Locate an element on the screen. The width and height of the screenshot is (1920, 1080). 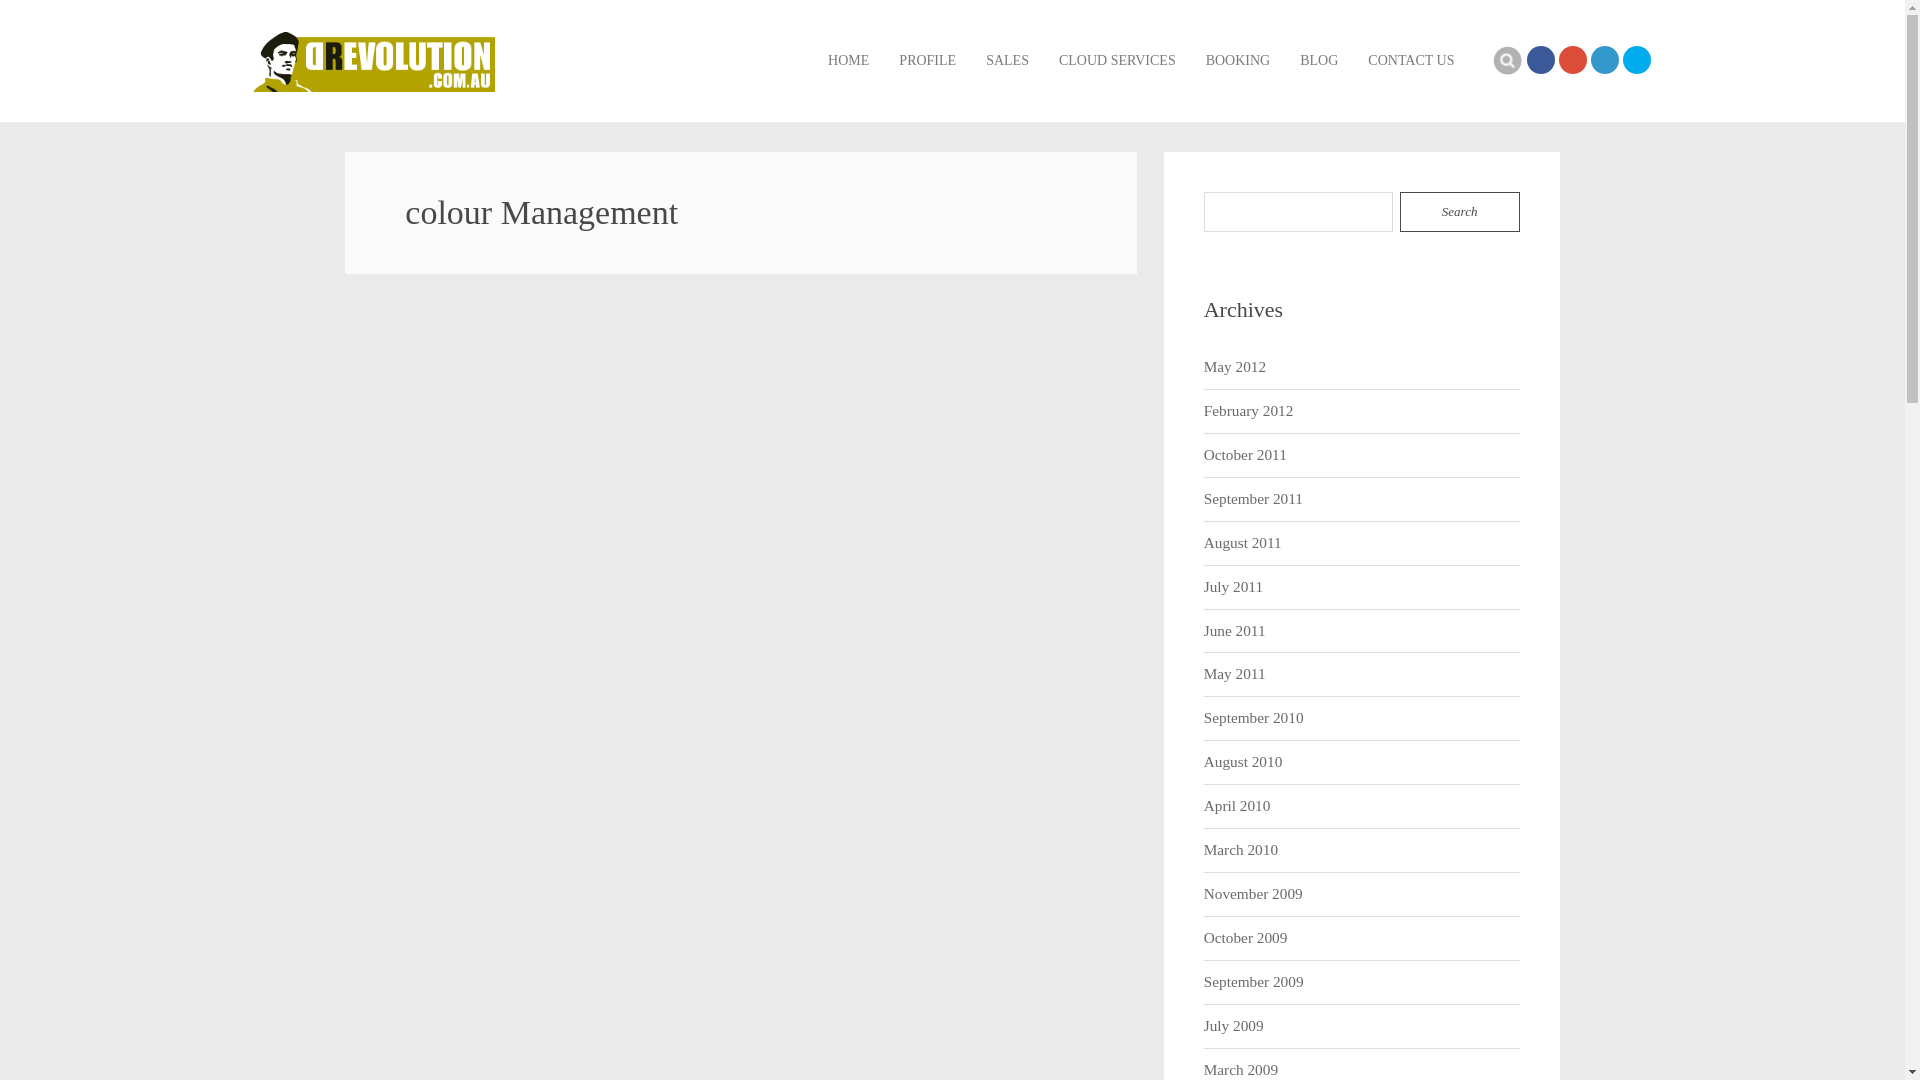
'Search' is located at coordinates (1507, 59).